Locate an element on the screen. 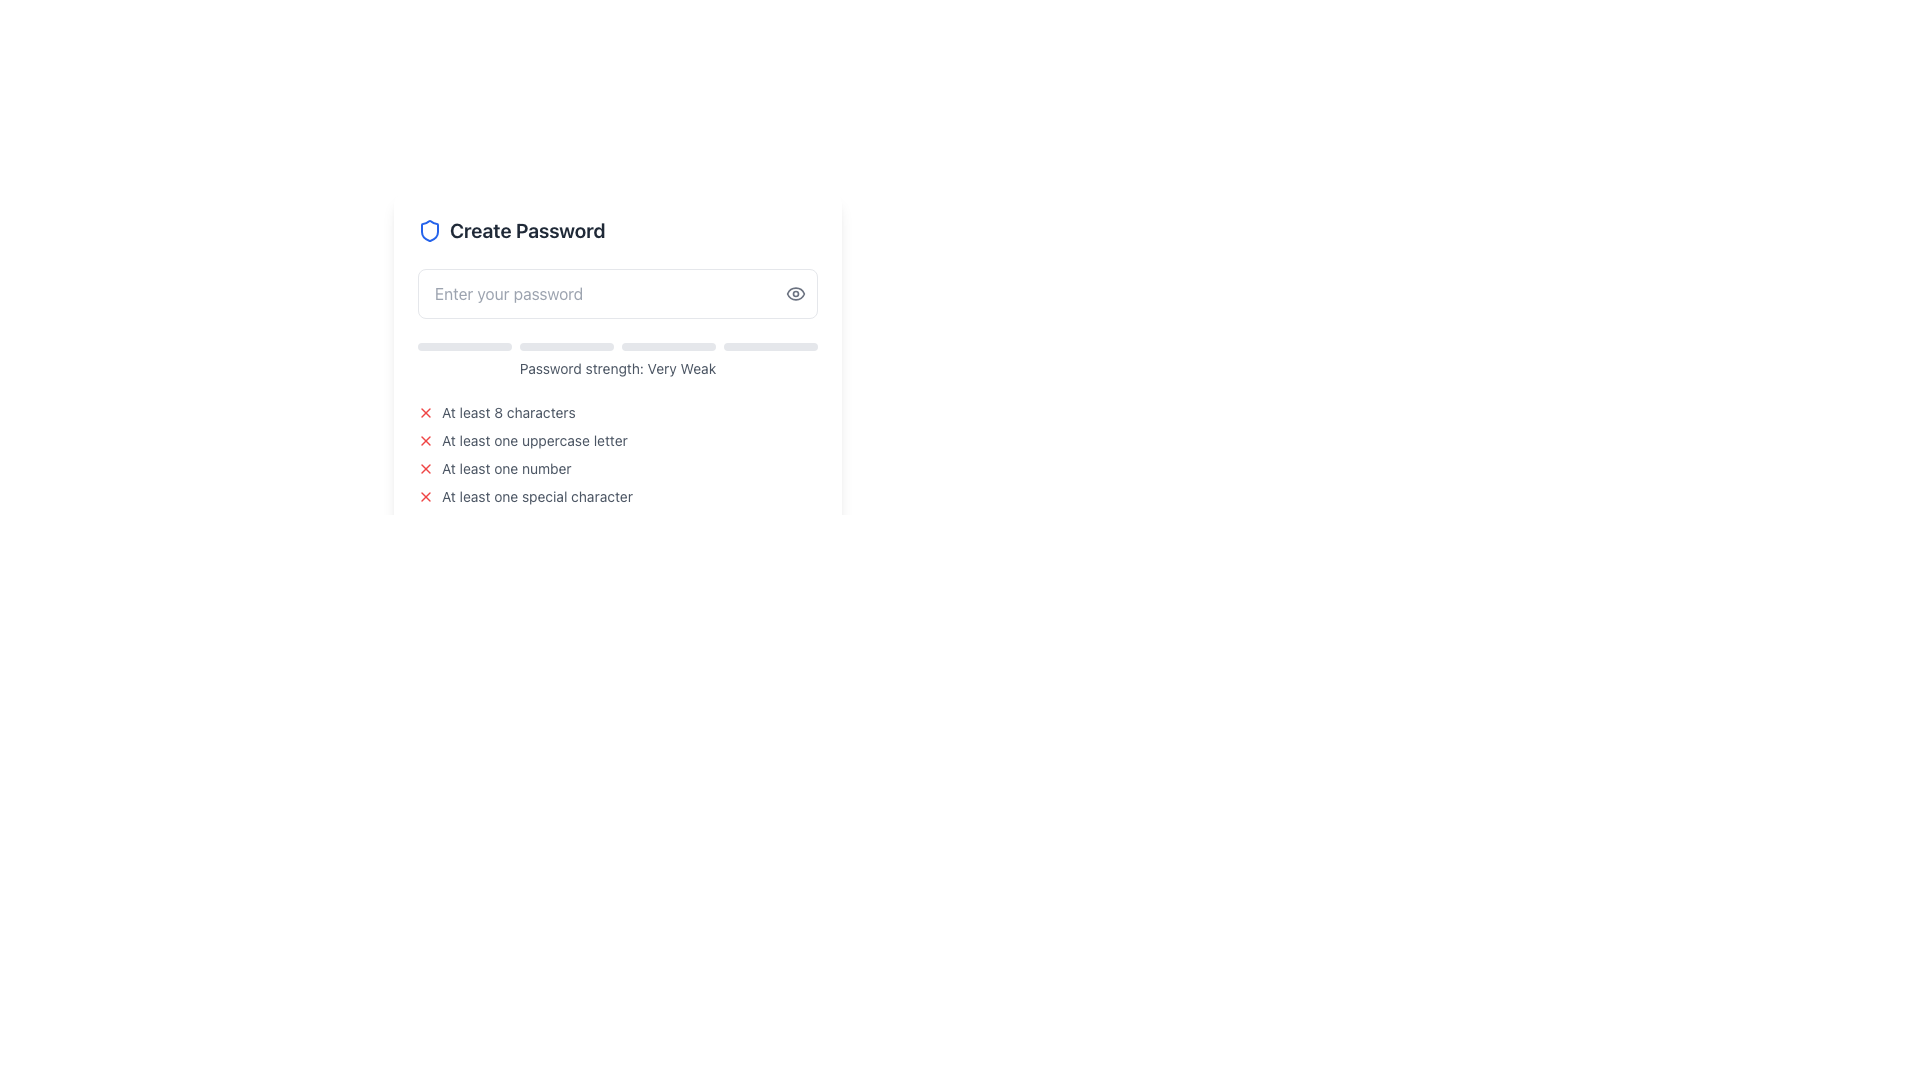 The width and height of the screenshot is (1920, 1080). the negative status icon indicating that the criteria 'At least one special character' are not met, located at the leftmost part of the corresponding text line is located at coordinates (425, 496).